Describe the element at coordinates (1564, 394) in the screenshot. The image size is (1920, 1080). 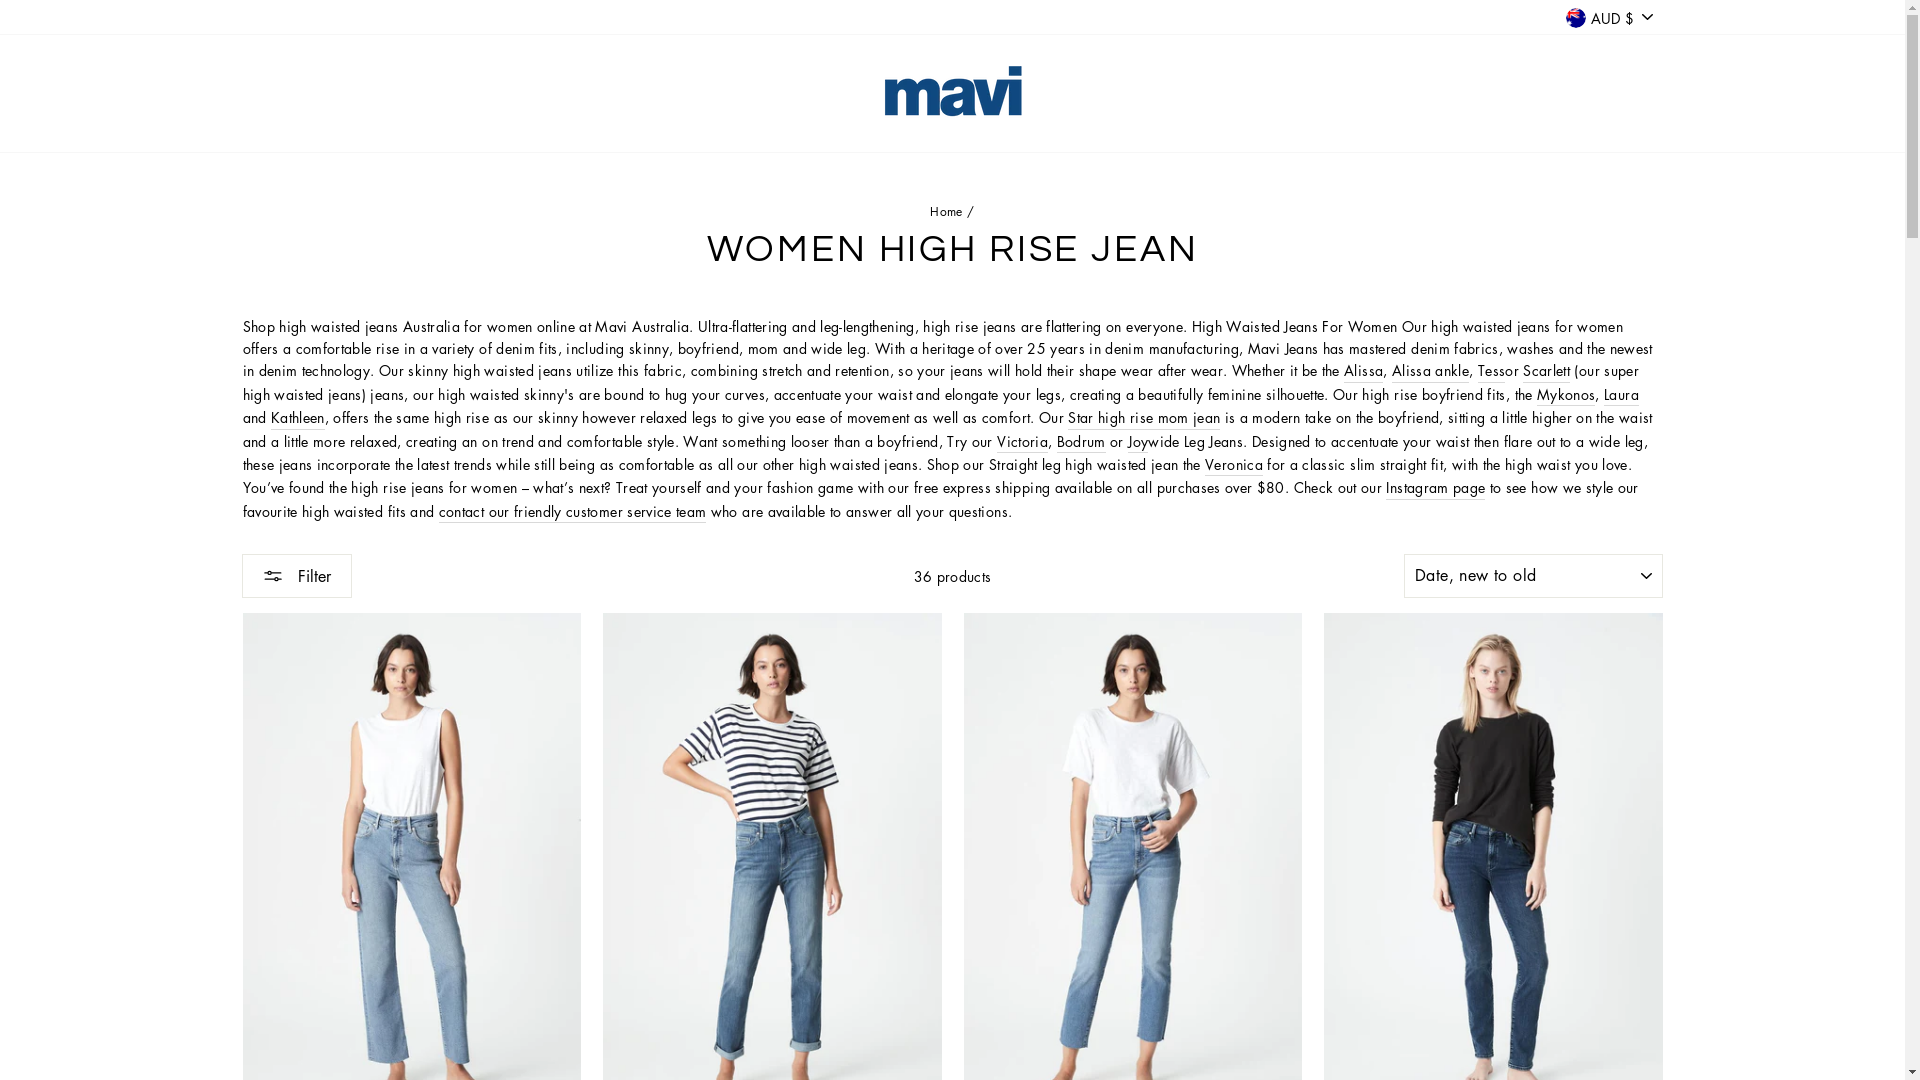
I see `'Mykonos'` at that location.